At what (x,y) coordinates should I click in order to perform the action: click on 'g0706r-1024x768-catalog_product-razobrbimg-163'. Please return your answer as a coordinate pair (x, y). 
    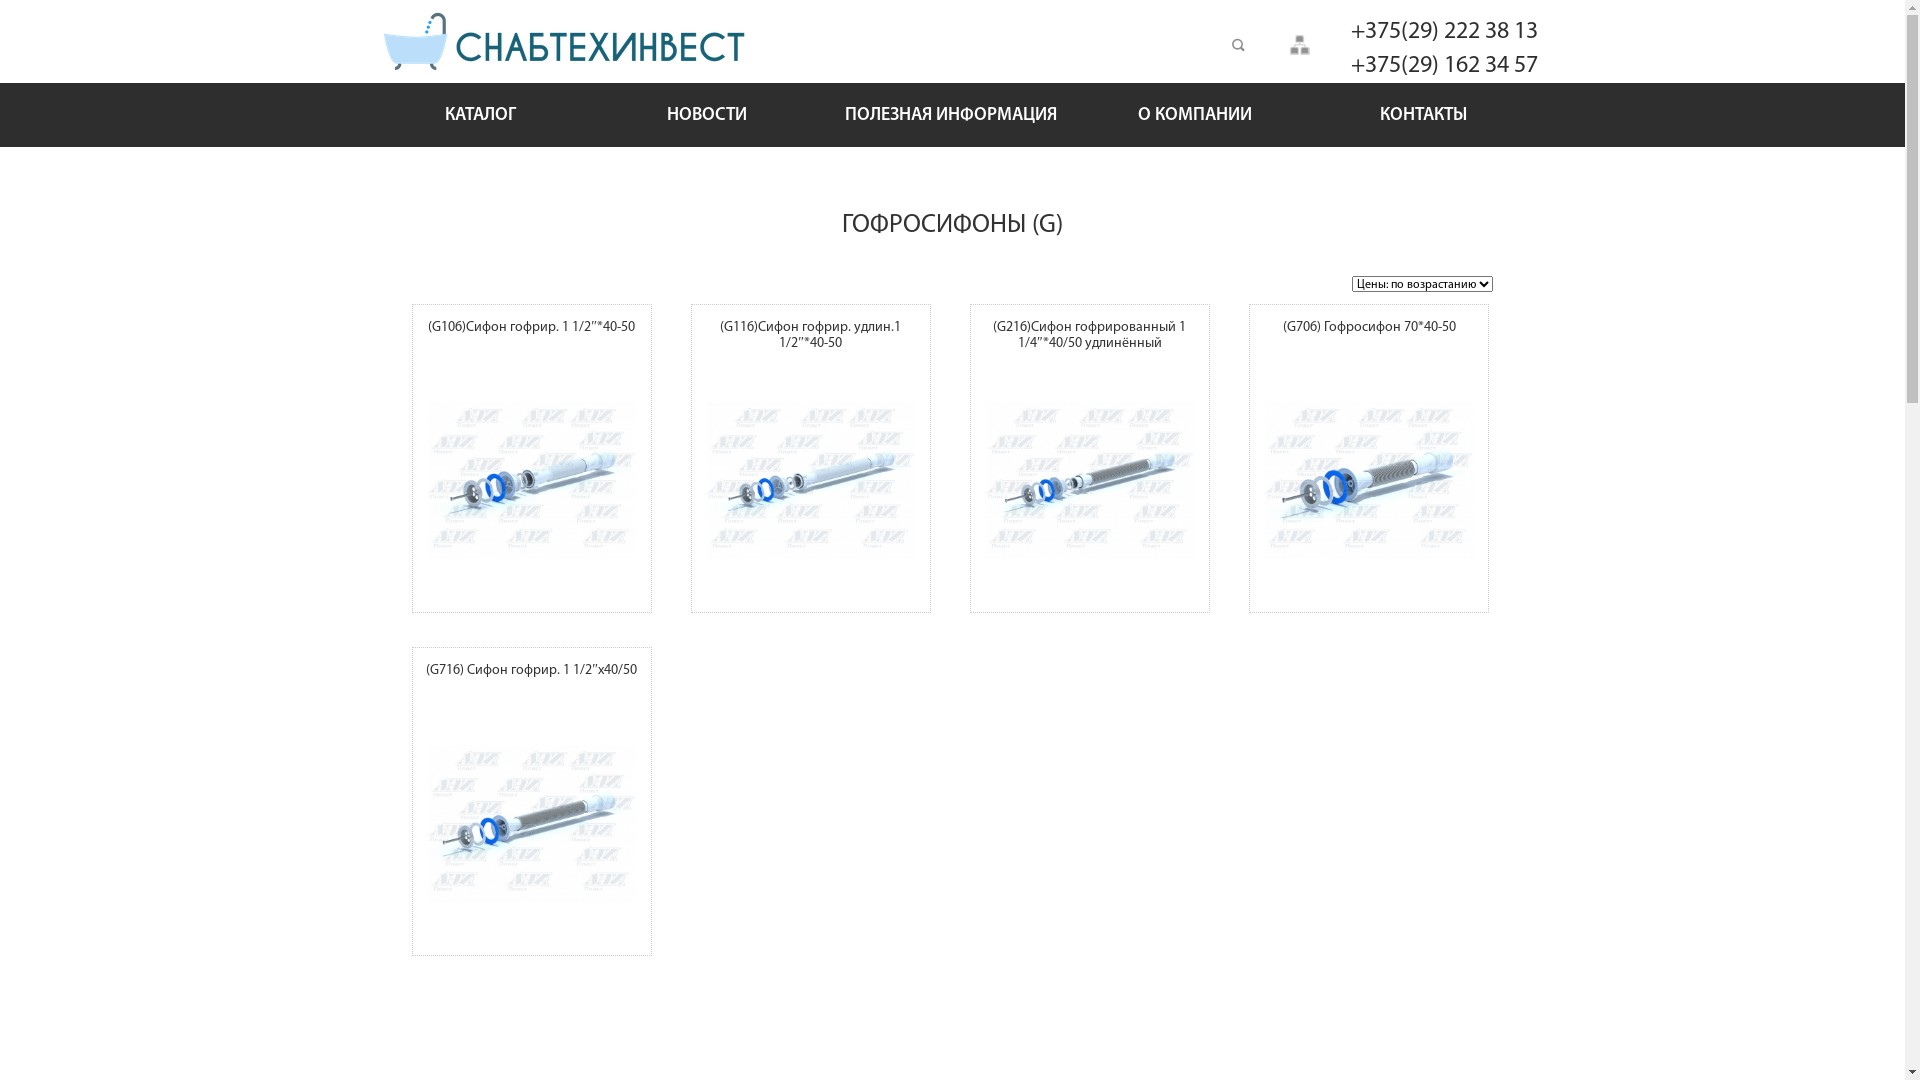
    Looking at the image, I should click on (1253, 481).